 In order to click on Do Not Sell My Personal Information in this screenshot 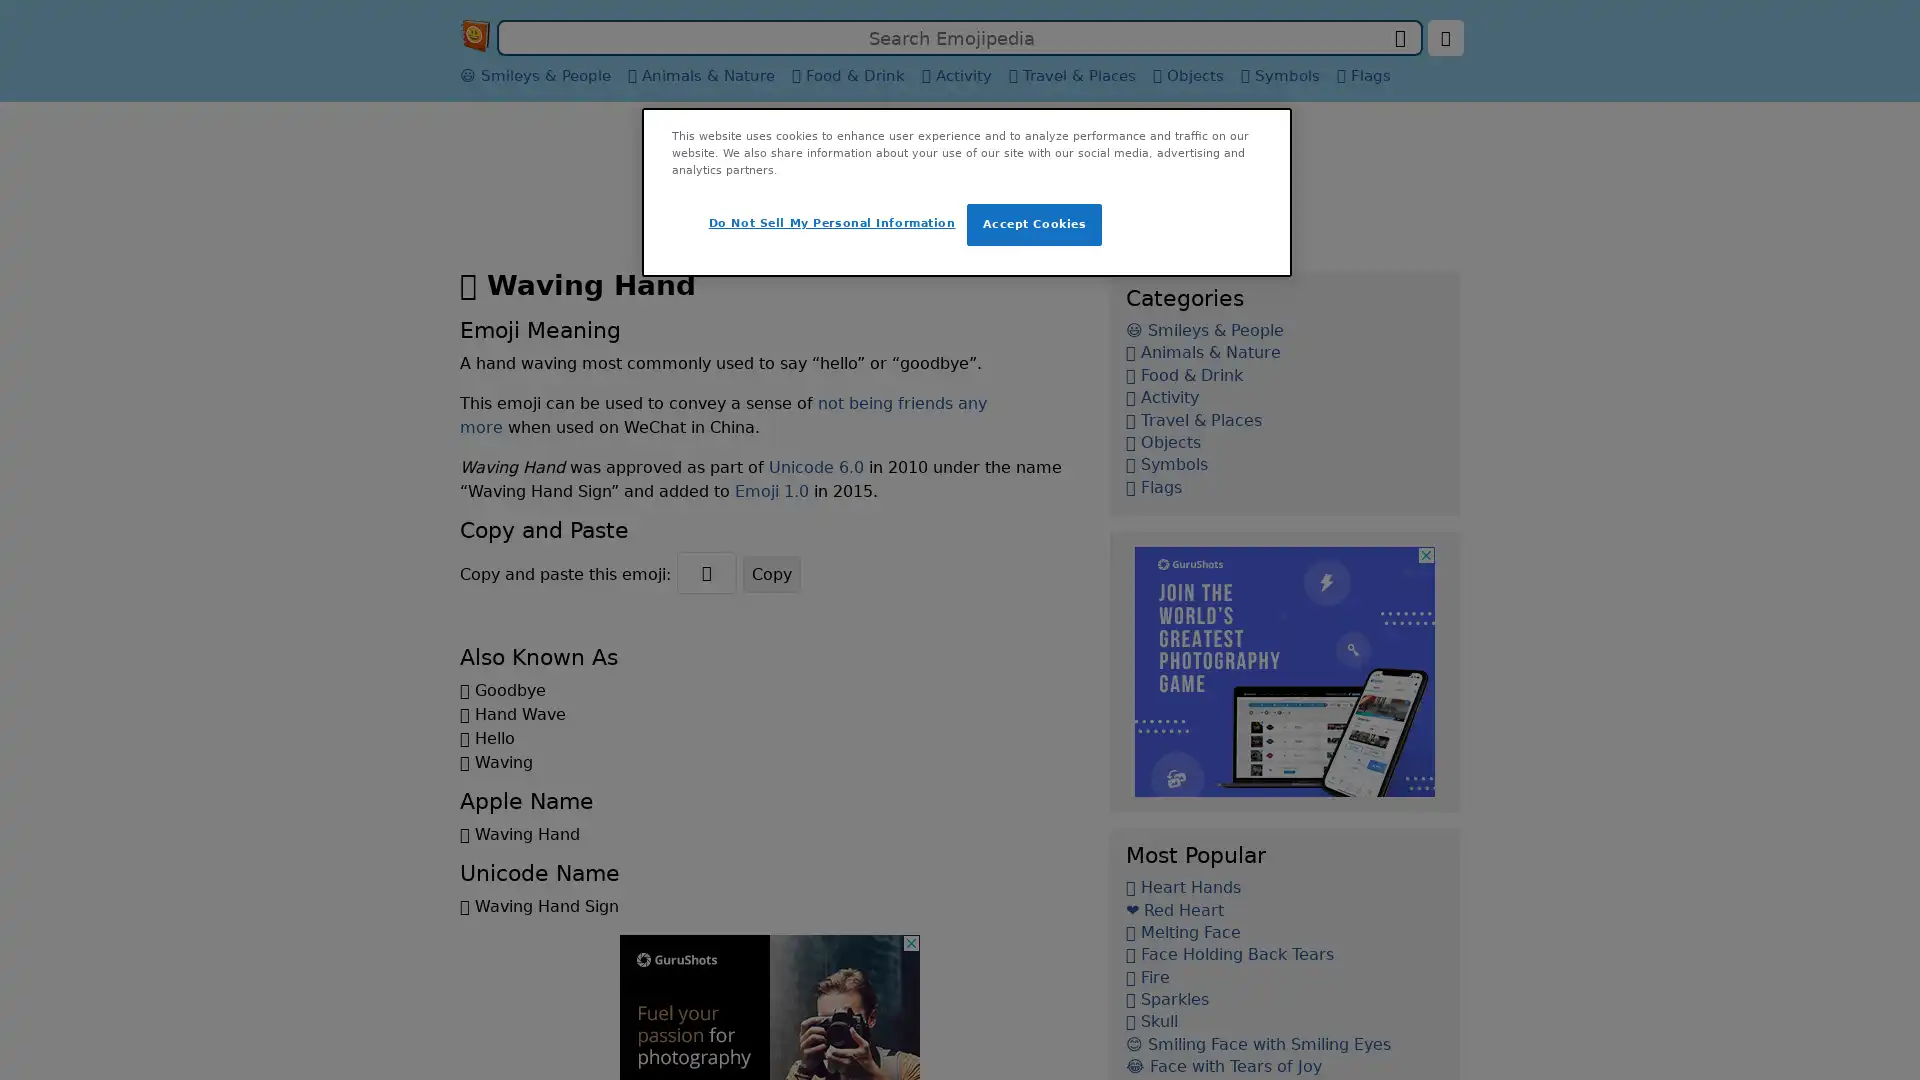, I will do `click(831, 223)`.